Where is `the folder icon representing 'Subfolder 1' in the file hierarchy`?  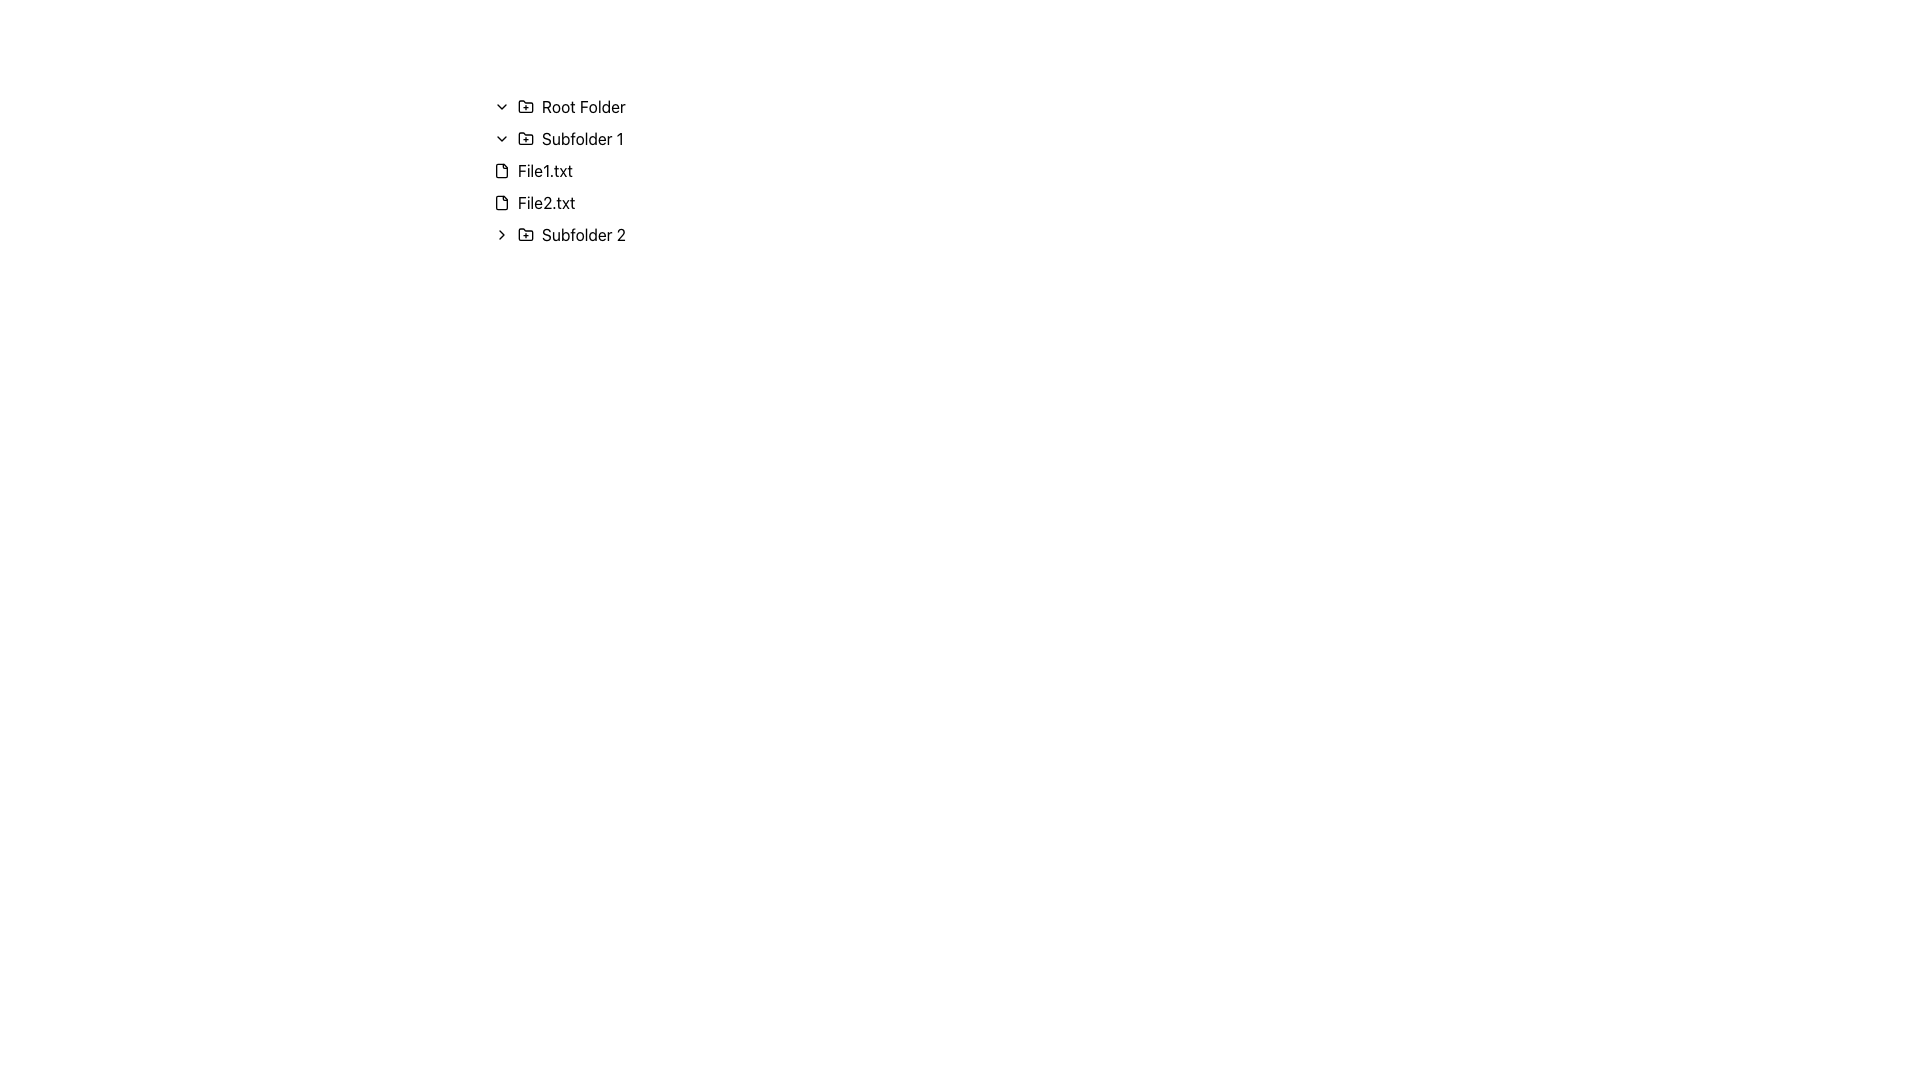
the folder icon representing 'Subfolder 1' in the file hierarchy is located at coordinates (526, 137).